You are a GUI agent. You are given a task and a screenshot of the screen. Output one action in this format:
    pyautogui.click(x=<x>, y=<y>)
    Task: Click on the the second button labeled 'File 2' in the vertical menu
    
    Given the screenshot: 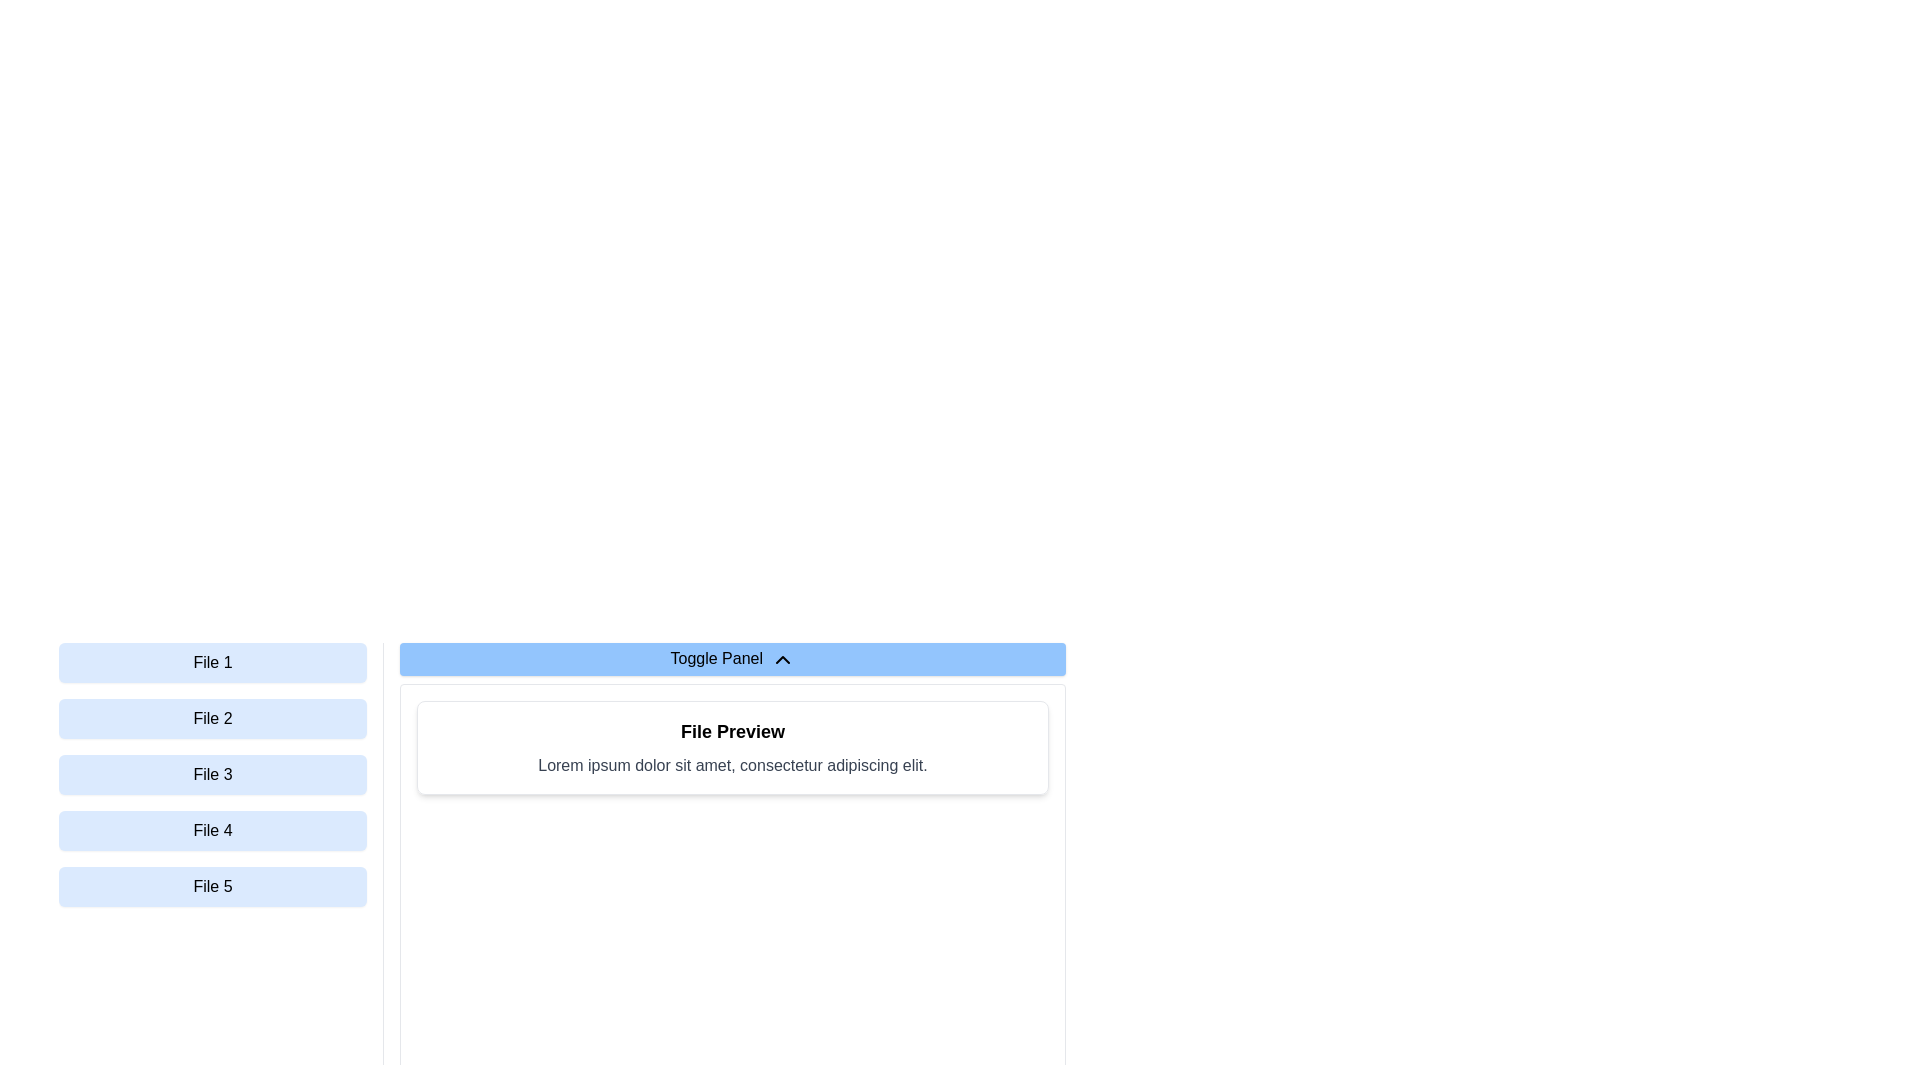 What is the action you would take?
    pyautogui.click(x=212, y=717)
    